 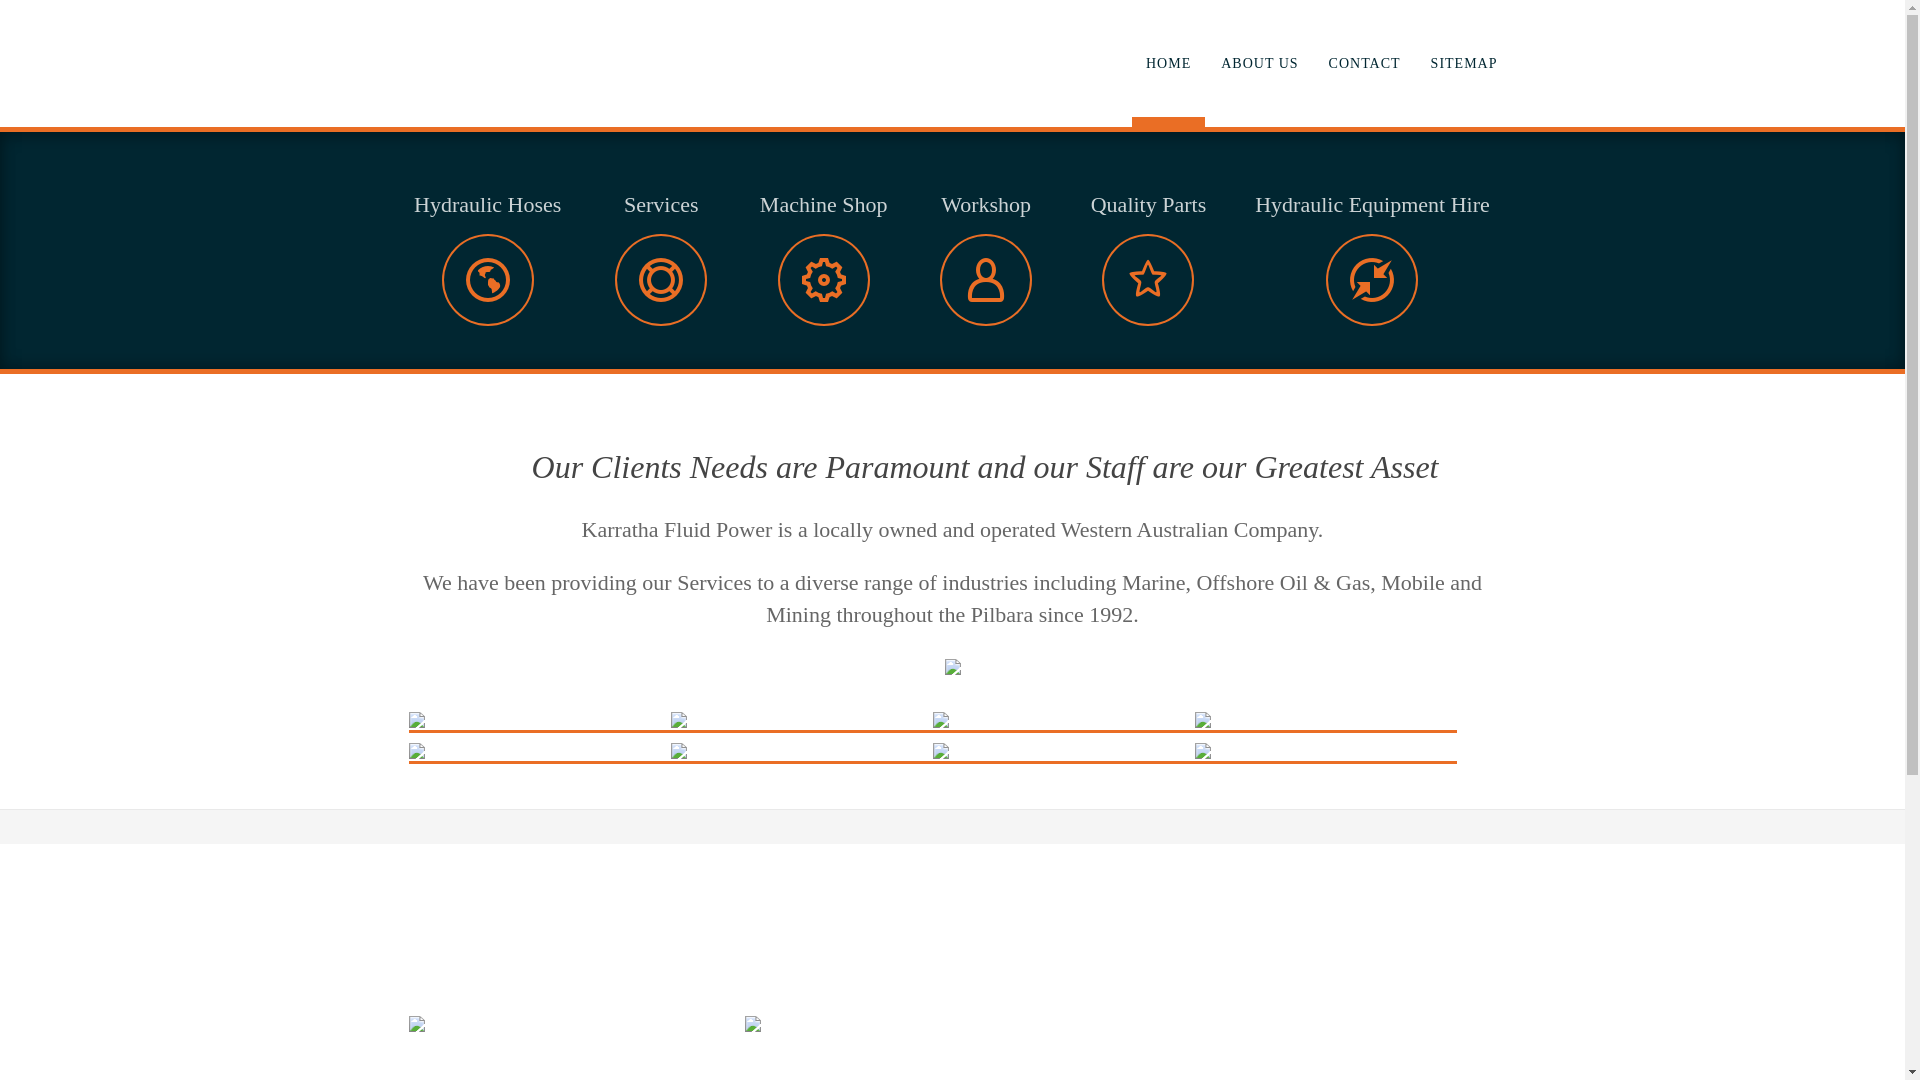 I want to click on 'icon', so click(x=443, y=280).